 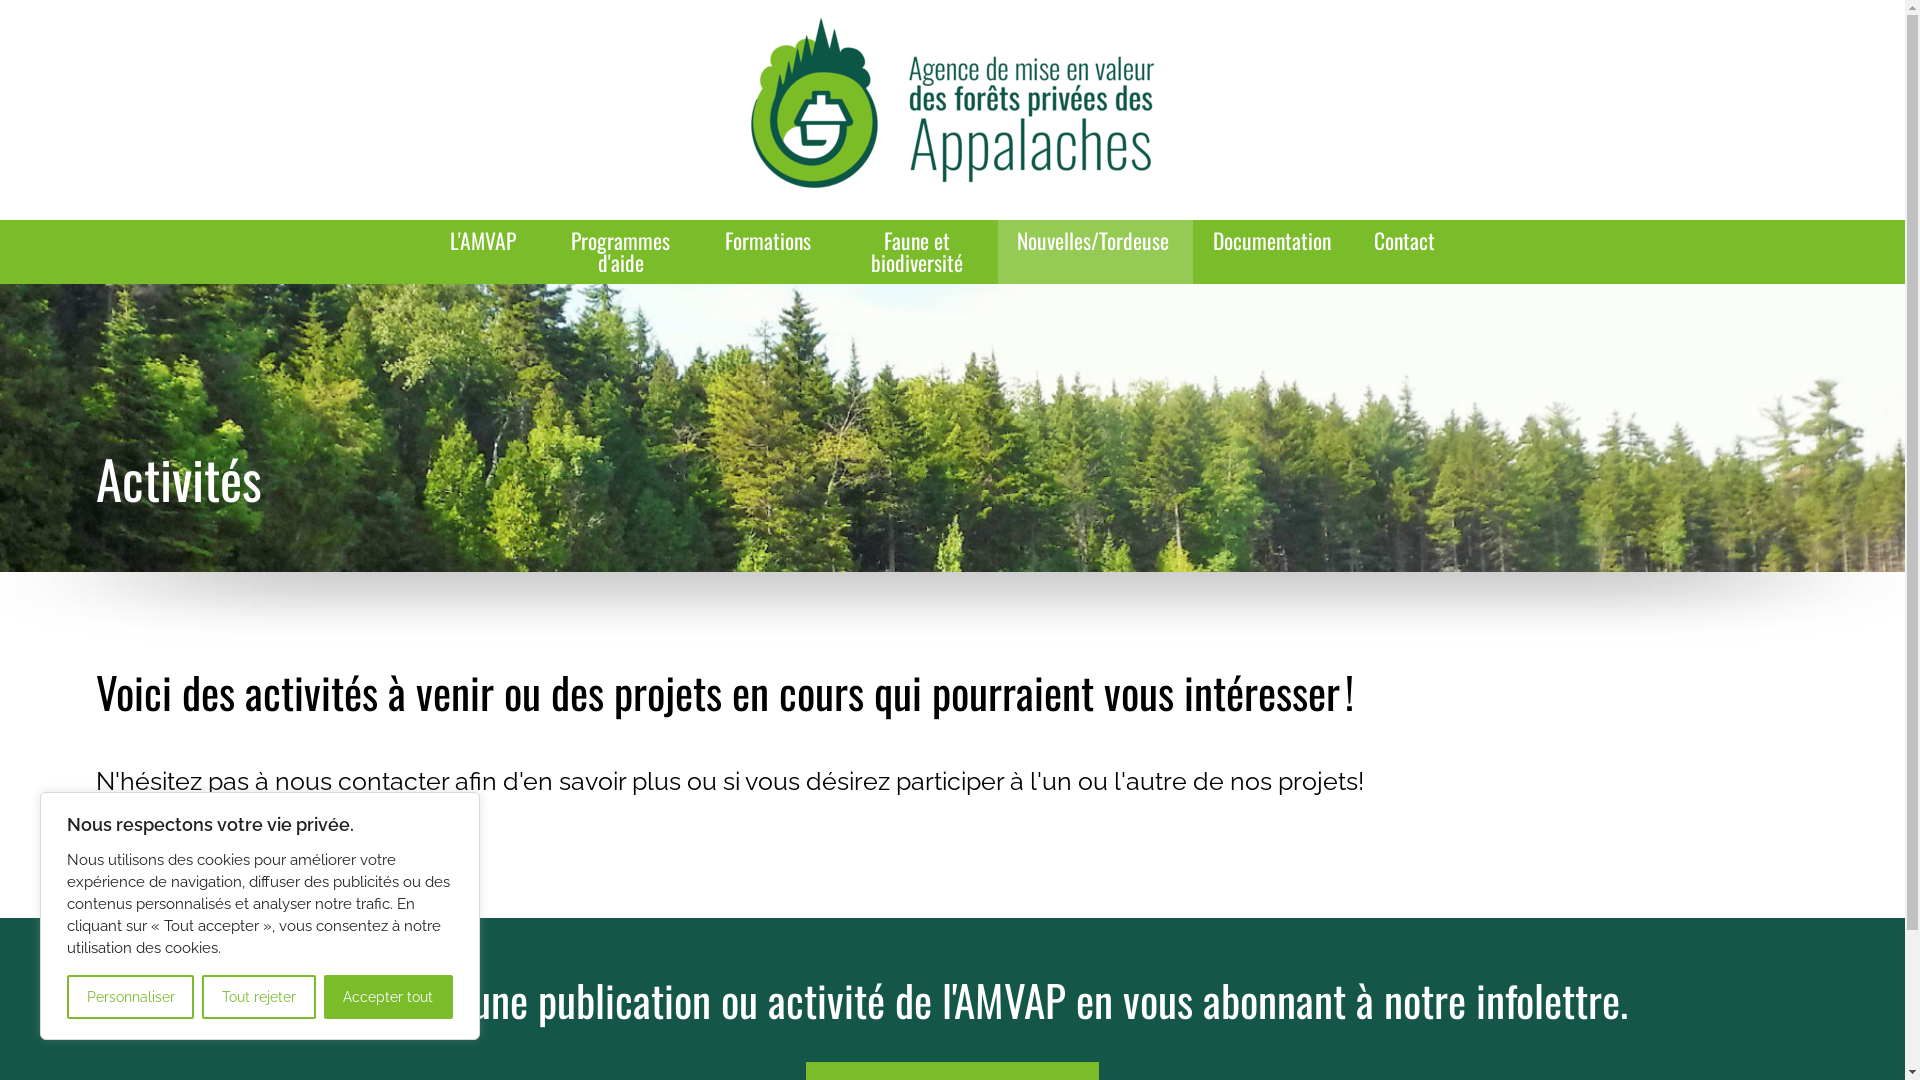 I want to click on 'L'AMVAP', so click(x=485, y=239).